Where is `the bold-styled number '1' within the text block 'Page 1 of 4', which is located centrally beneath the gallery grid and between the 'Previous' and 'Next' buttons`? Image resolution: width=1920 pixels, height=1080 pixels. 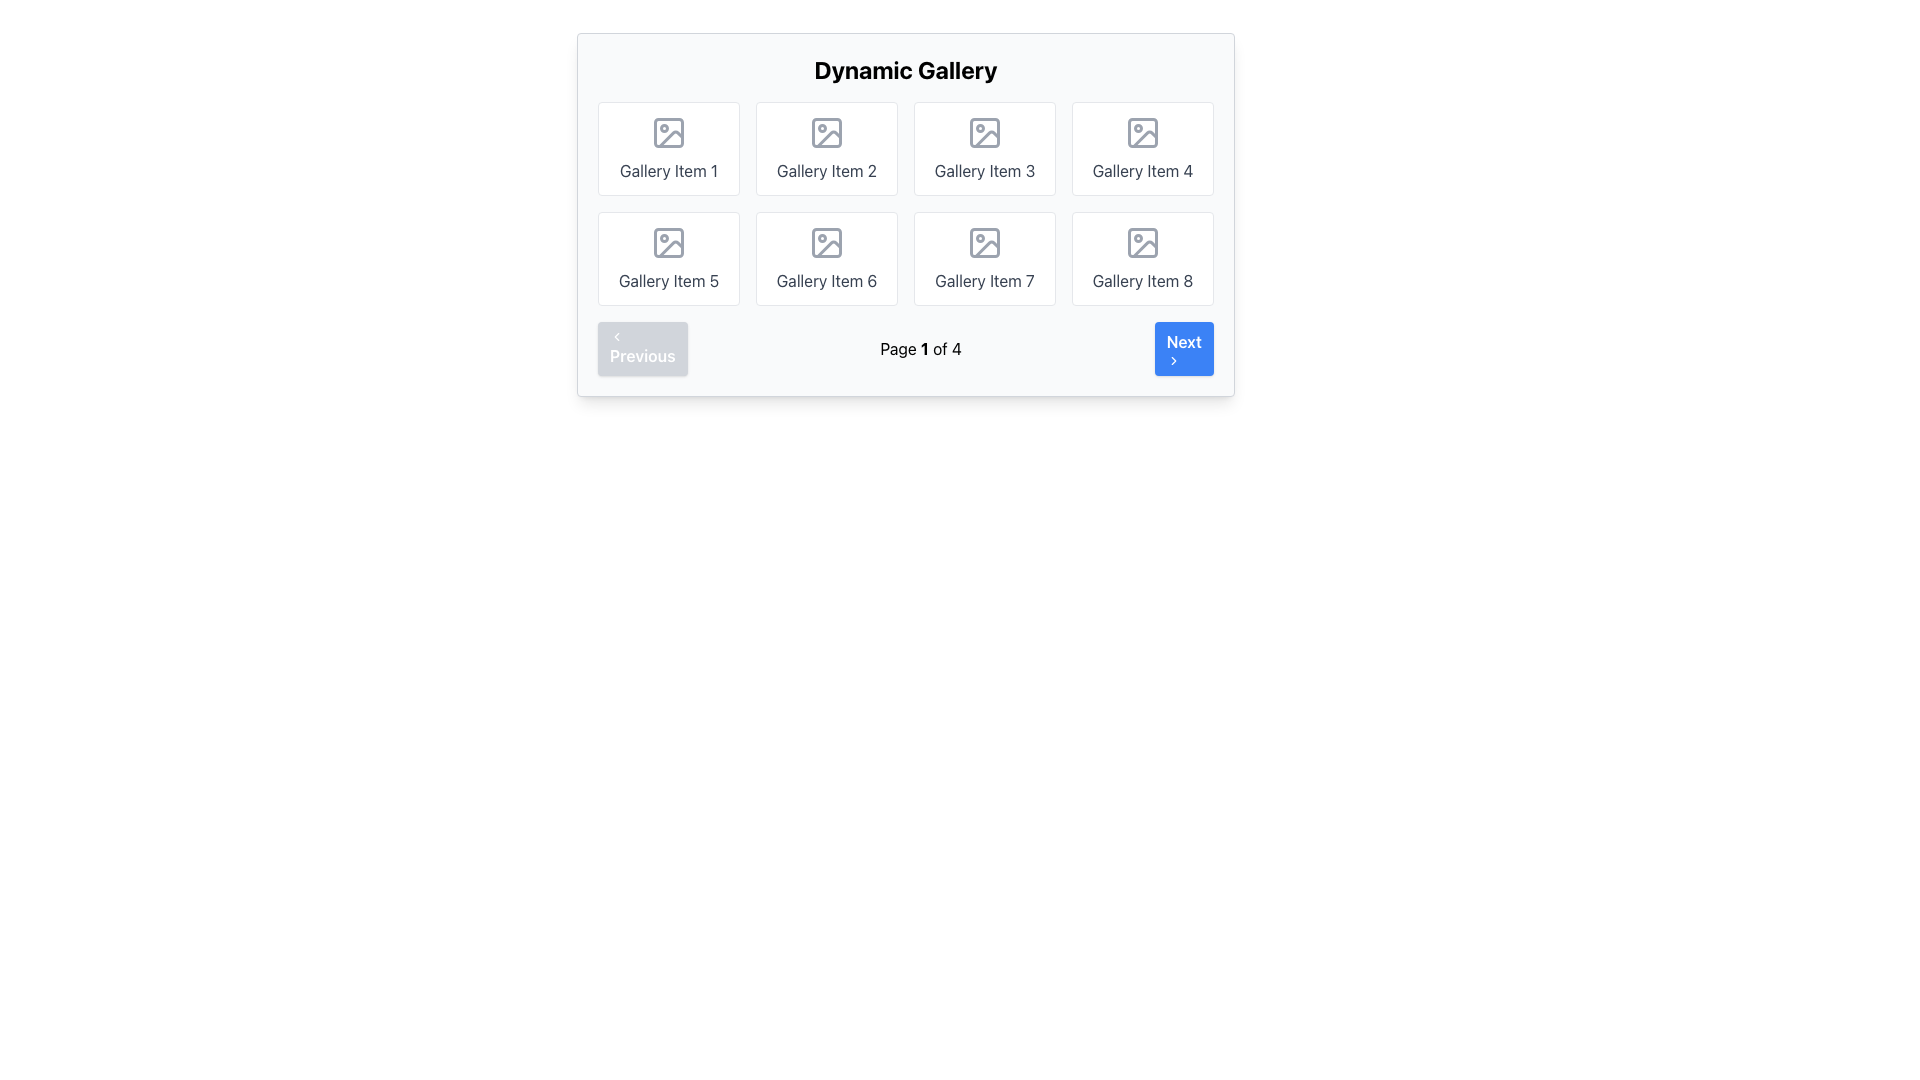 the bold-styled number '1' within the text block 'Page 1 of 4', which is located centrally beneath the gallery grid and between the 'Previous' and 'Next' buttons is located at coordinates (923, 347).